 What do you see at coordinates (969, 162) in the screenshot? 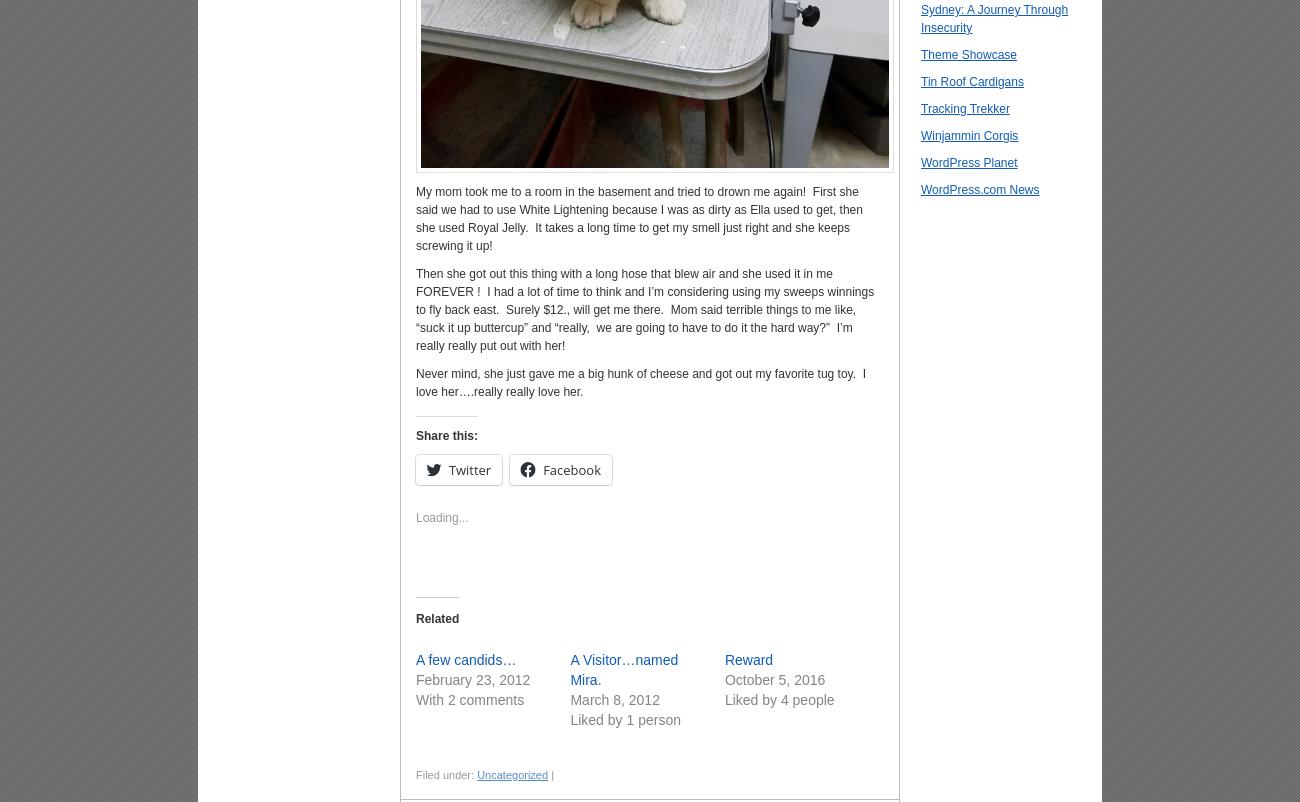
I see `'WordPress Planet'` at bounding box center [969, 162].